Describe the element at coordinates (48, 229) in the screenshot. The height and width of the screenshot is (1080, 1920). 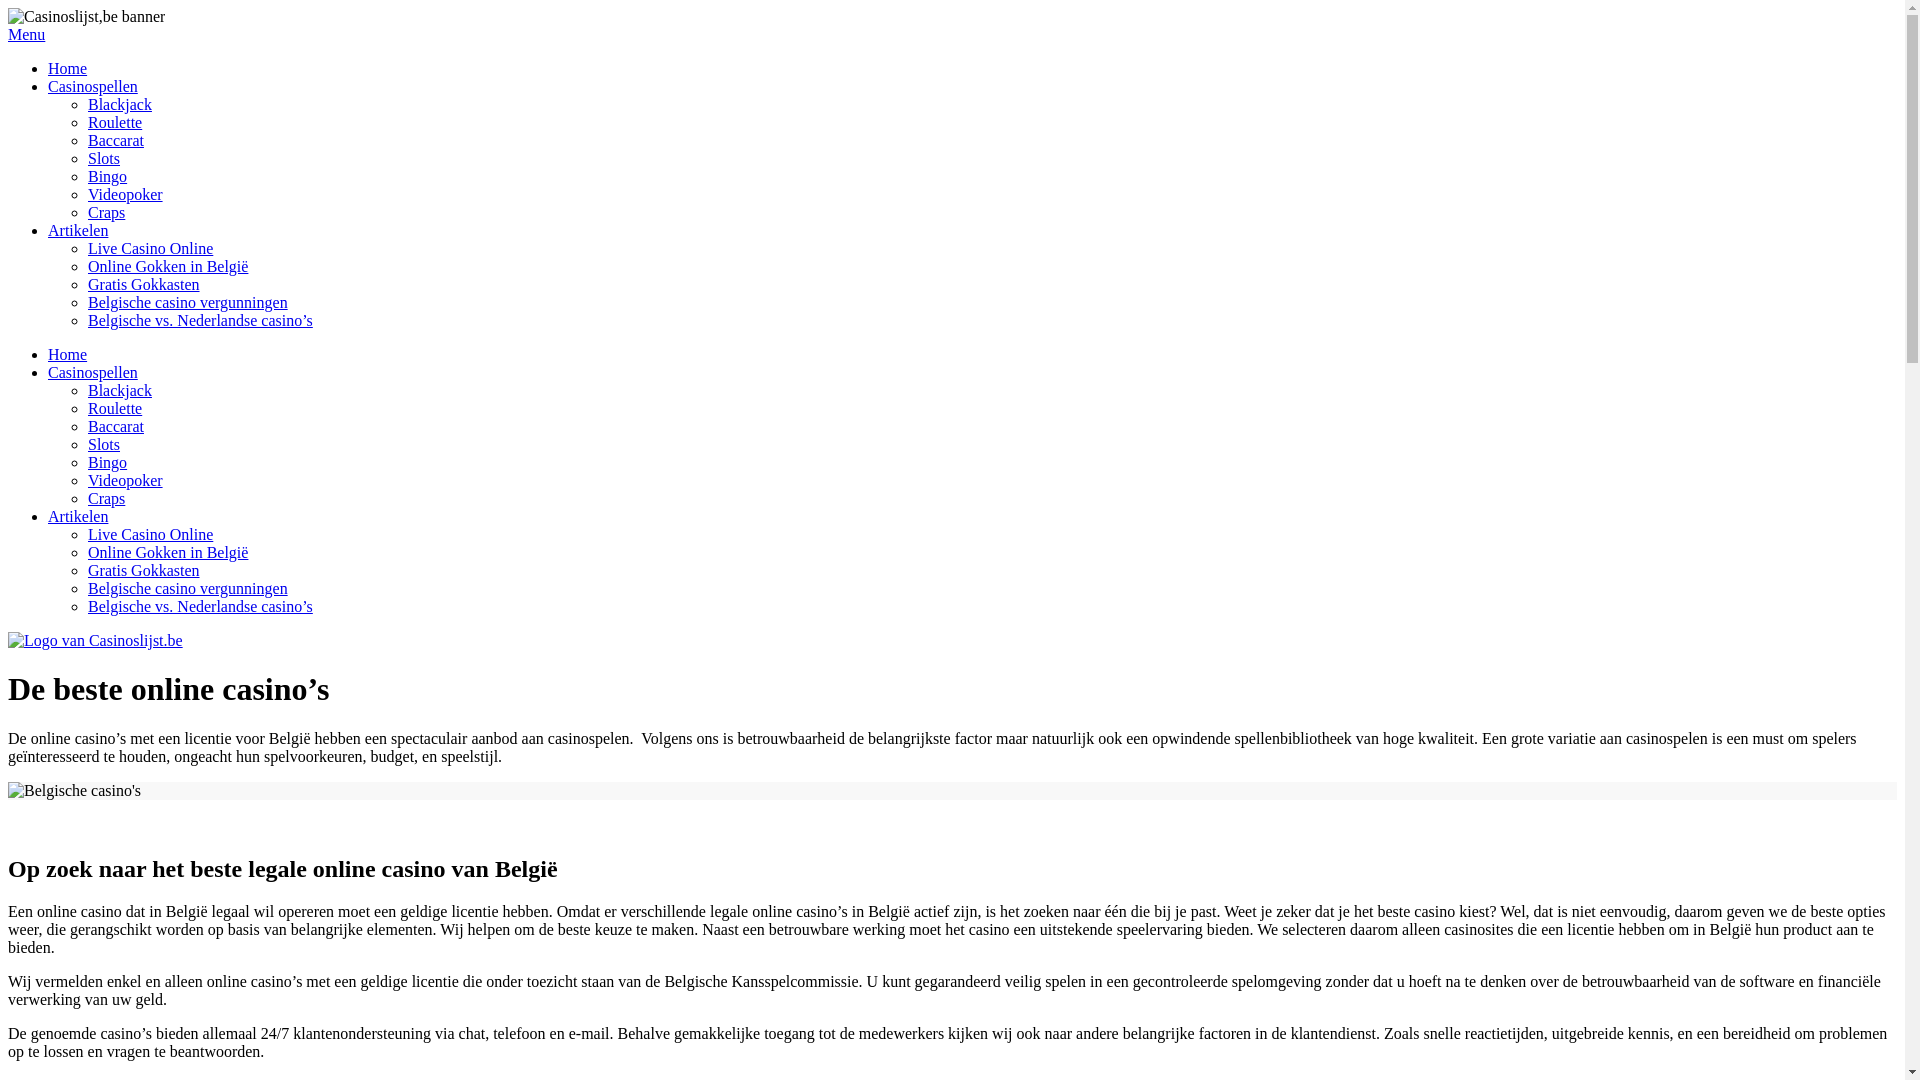
I see `'Artikelen'` at that location.